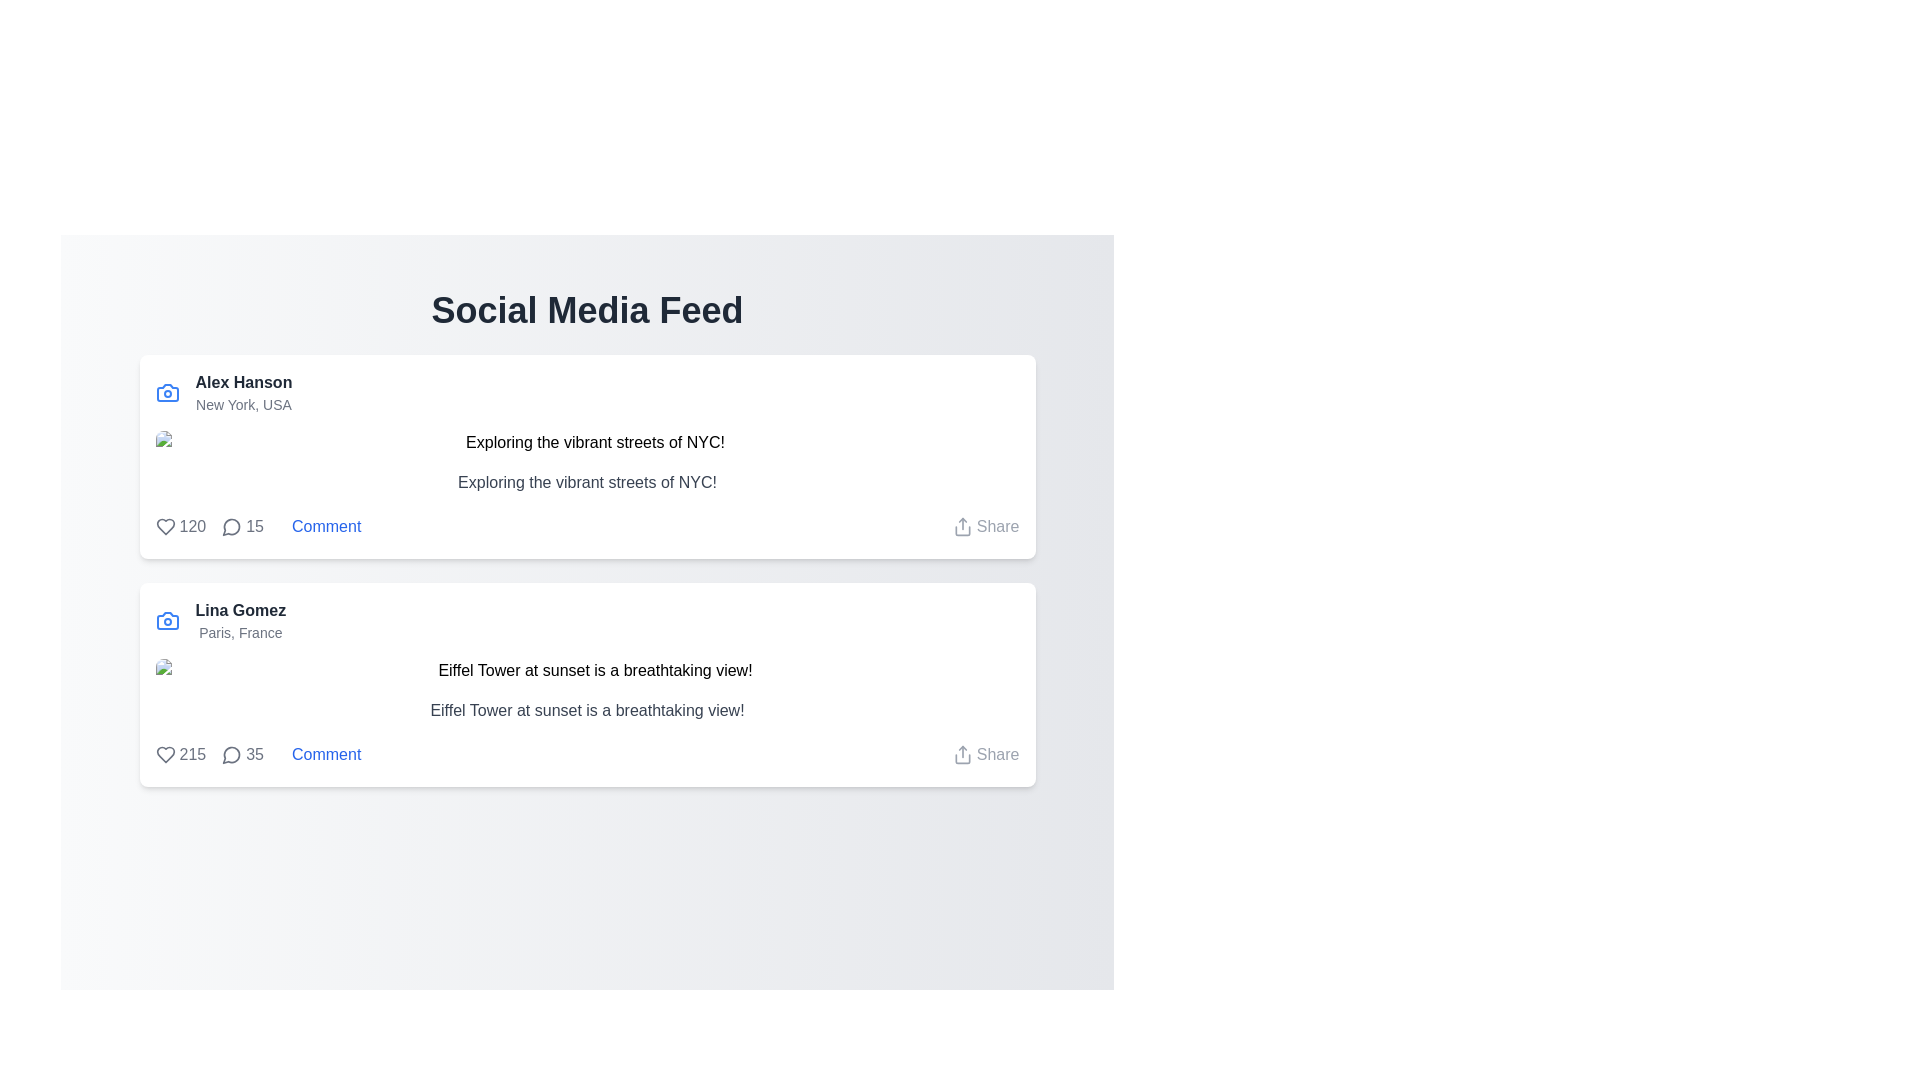 The height and width of the screenshot is (1080, 1920). What do you see at coordinates (243, 382) in the screenshot?
I see `the name label identifying the author of the post in the social media feed, located at the upper left of the first post section` at bounding box center [243, 382].